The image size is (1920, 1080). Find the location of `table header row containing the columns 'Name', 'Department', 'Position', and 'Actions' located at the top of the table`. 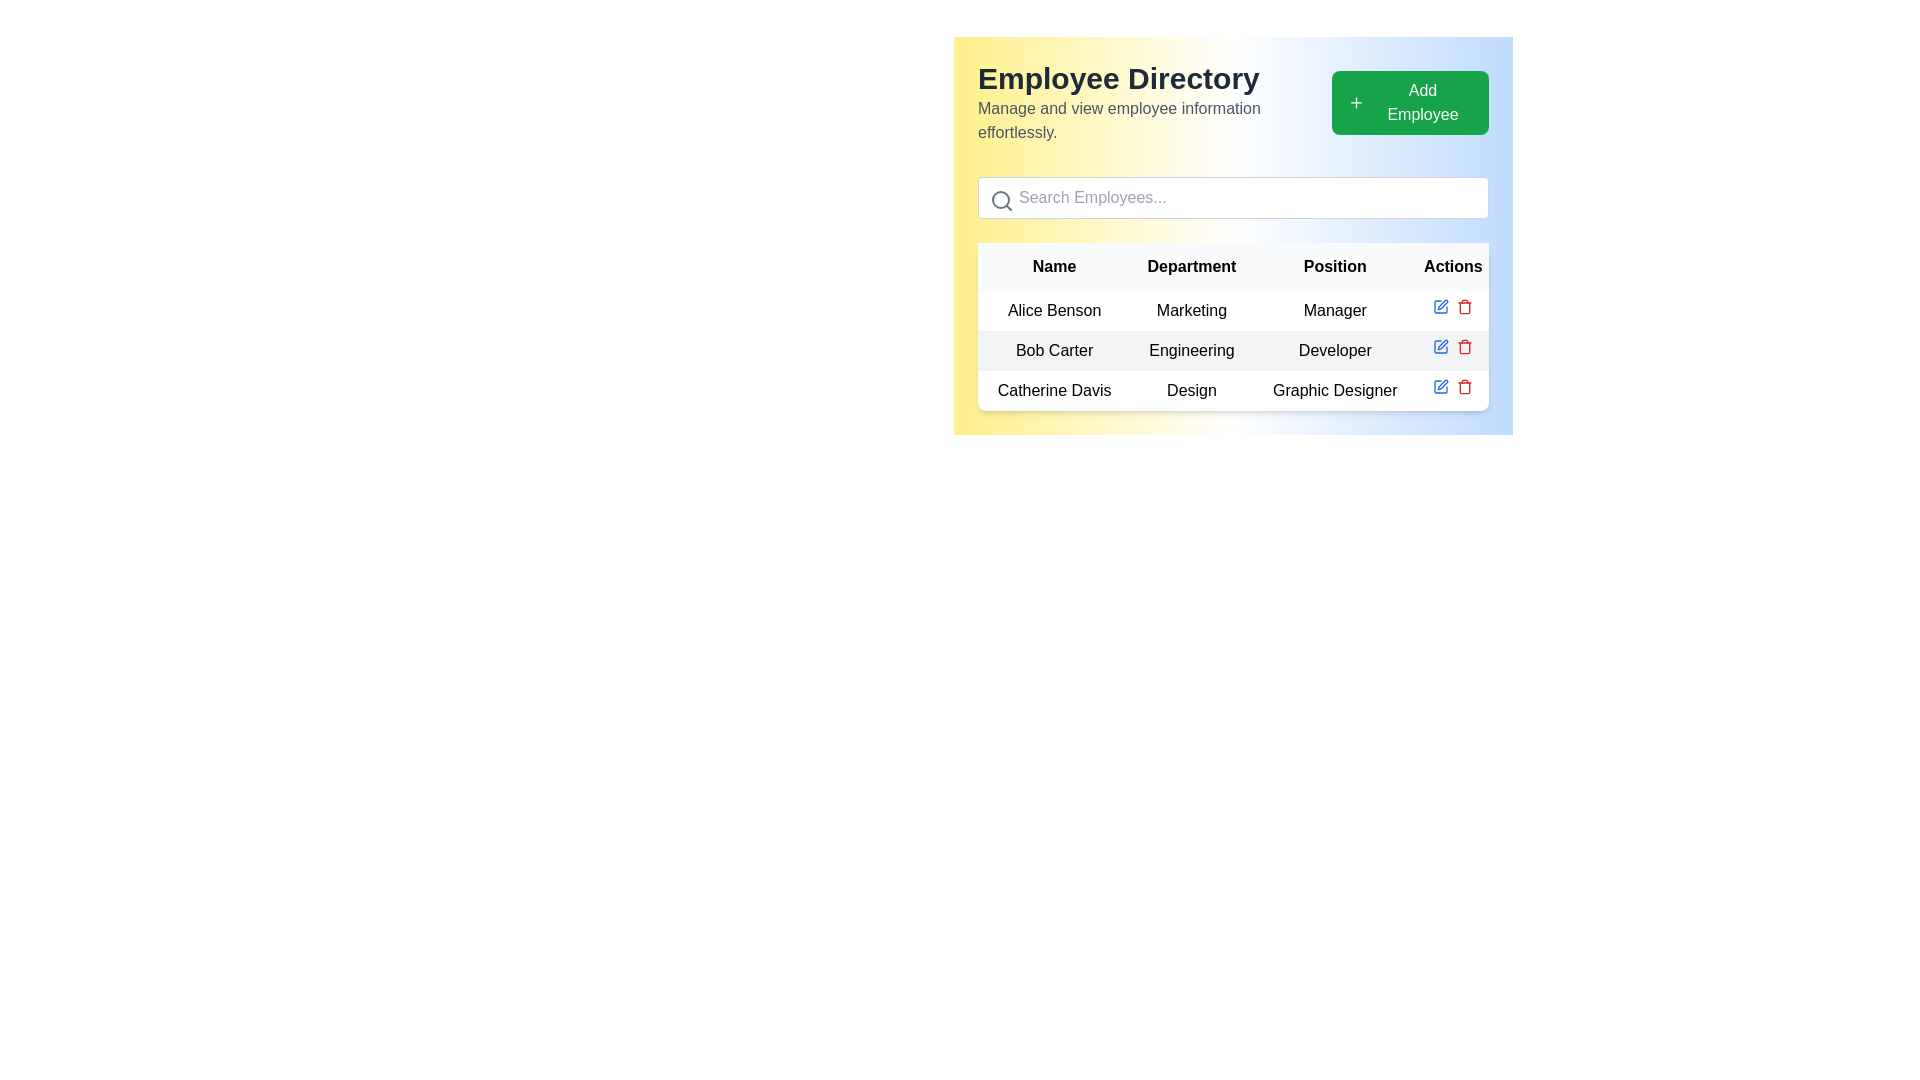

table header row containing the columns 'Name', 'Department', 'Position', and 'Actions' located at the top of the table is located at coordinates (1232, 265).